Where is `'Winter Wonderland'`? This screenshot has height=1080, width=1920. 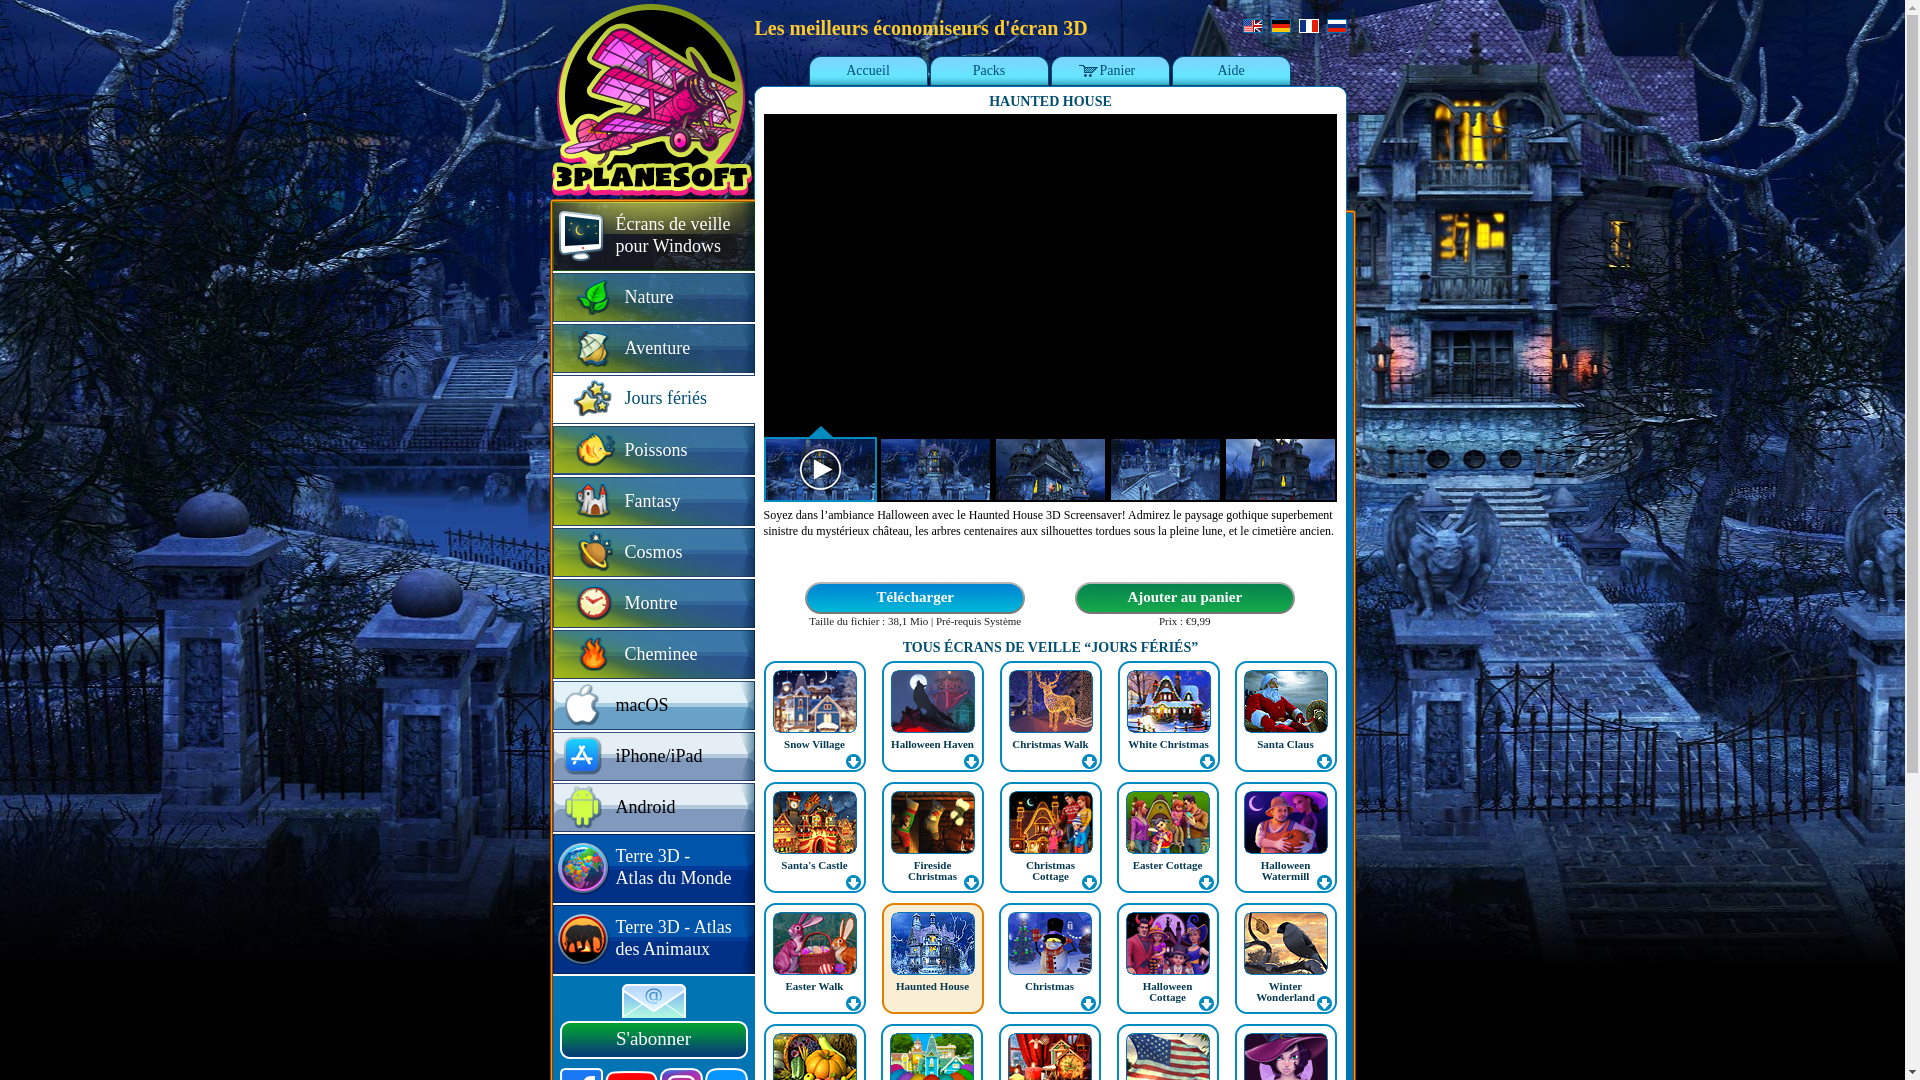 'Winter Wonderland' is located at coordinates (1285, 991).